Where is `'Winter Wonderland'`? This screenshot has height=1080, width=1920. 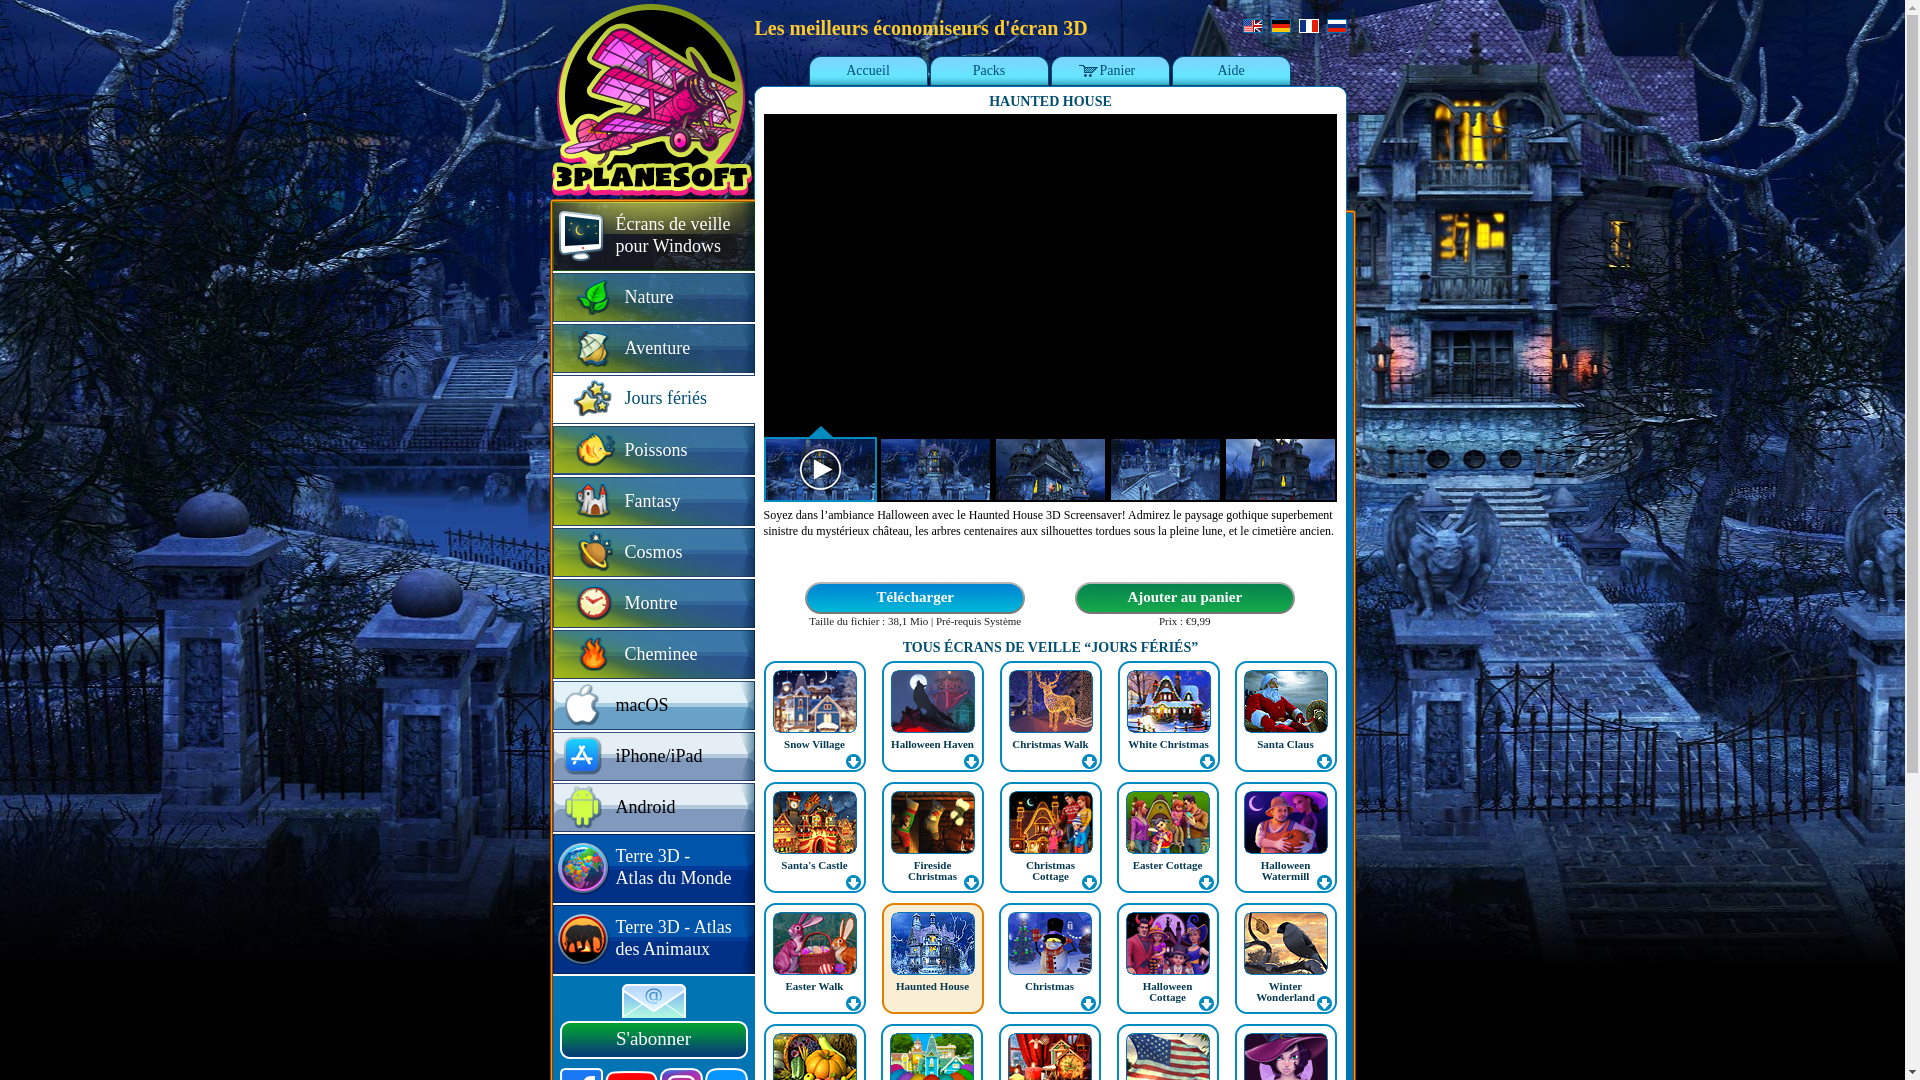 'Winter Wonderland' is located at coordinates (1285, 991).